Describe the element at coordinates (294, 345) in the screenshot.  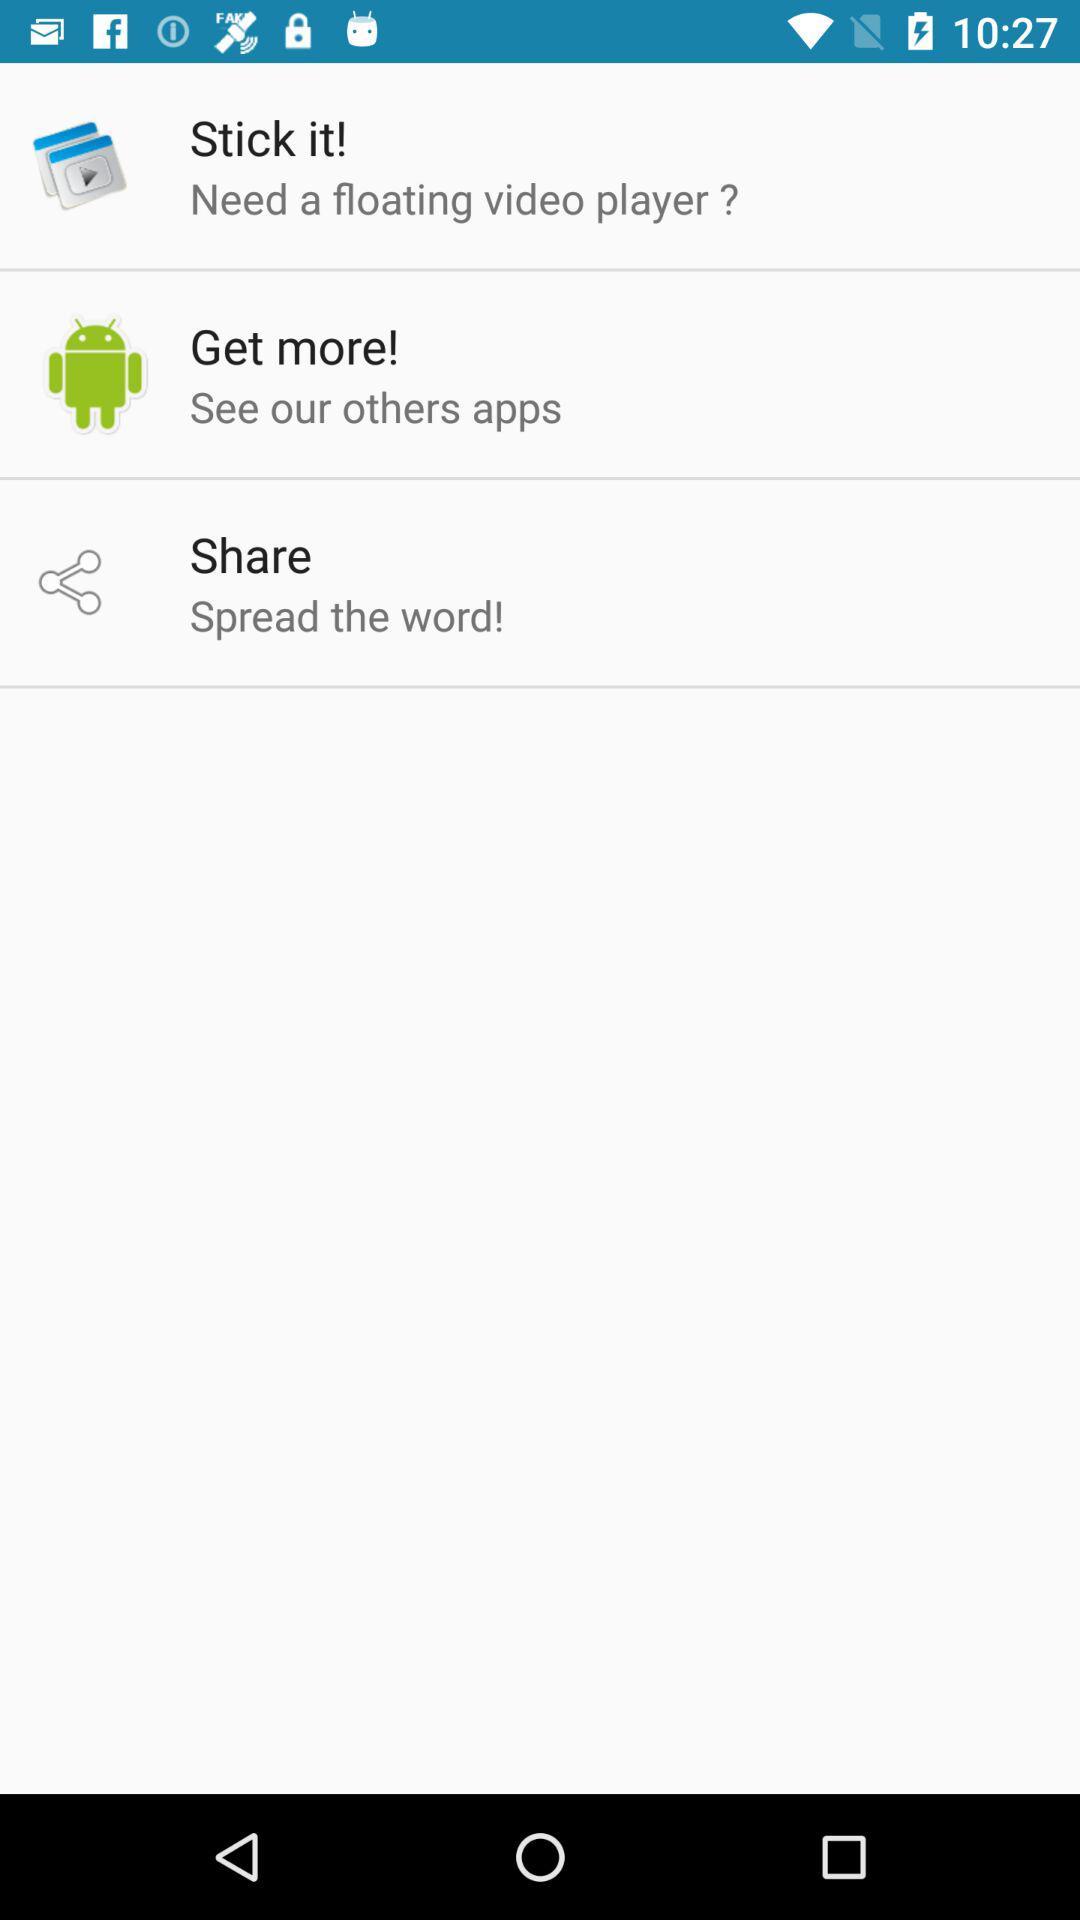
I see `get more! item` at that location.